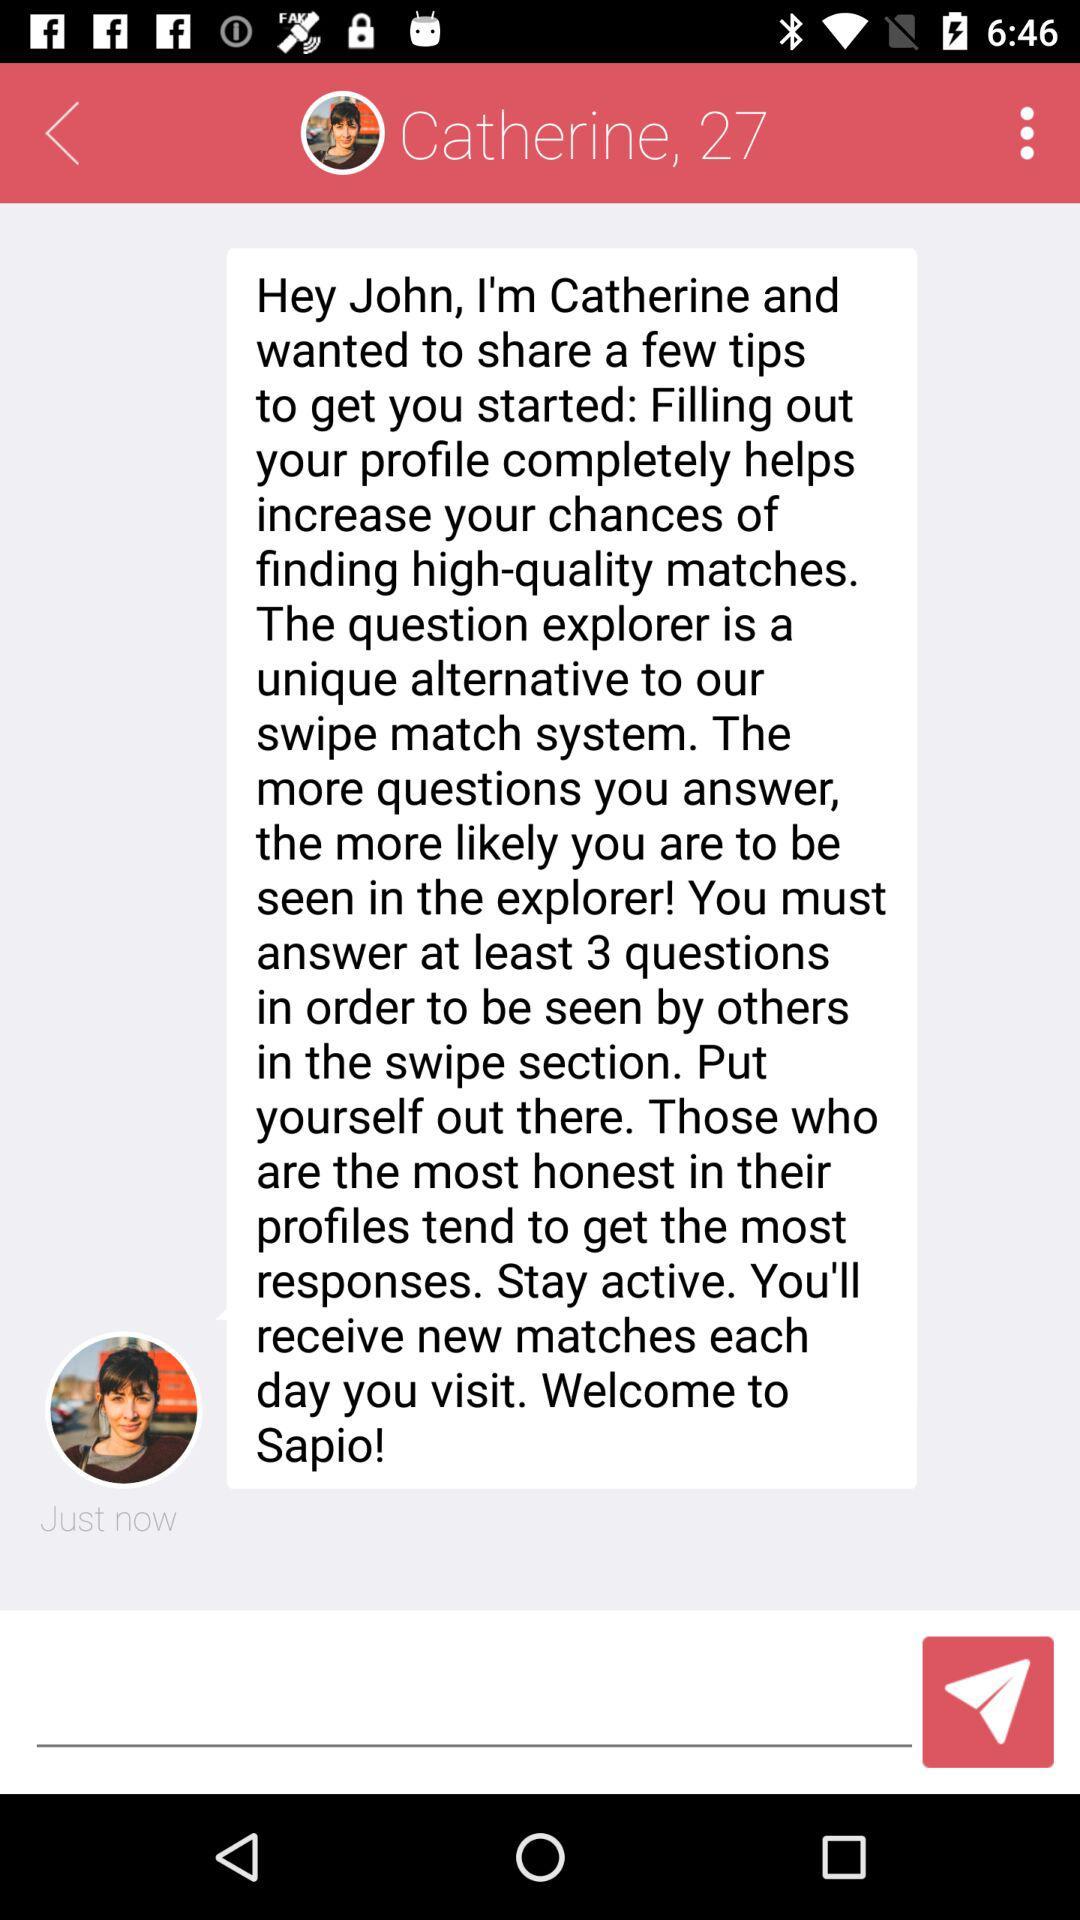 The width and height of the screenshot is (1080, 1920). Describe the element at coordinates (1027, 132) in the screenshot. I see `the item to the right of the catherine, 27 app` at that location.